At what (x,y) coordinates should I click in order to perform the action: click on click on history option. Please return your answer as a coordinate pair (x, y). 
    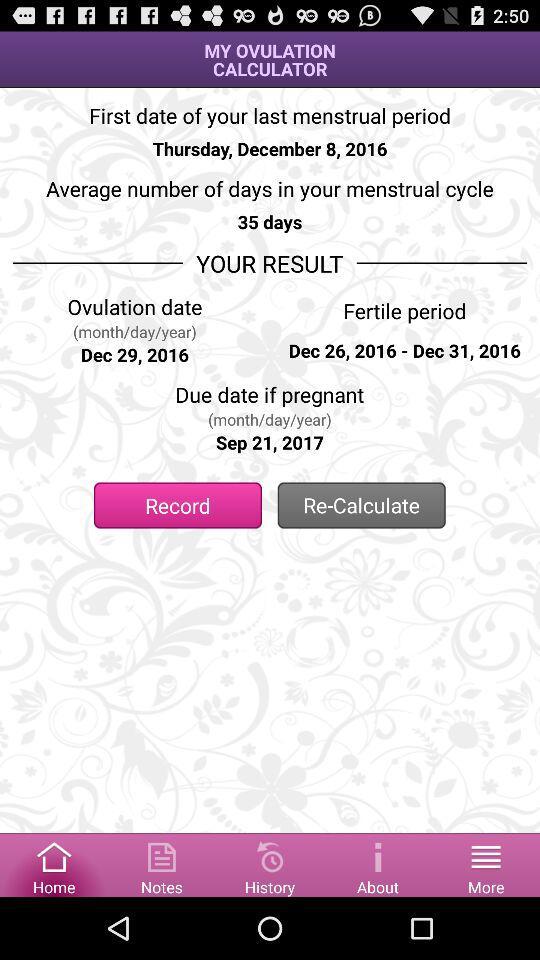
    Looking at the image, I should click on (270, 863).